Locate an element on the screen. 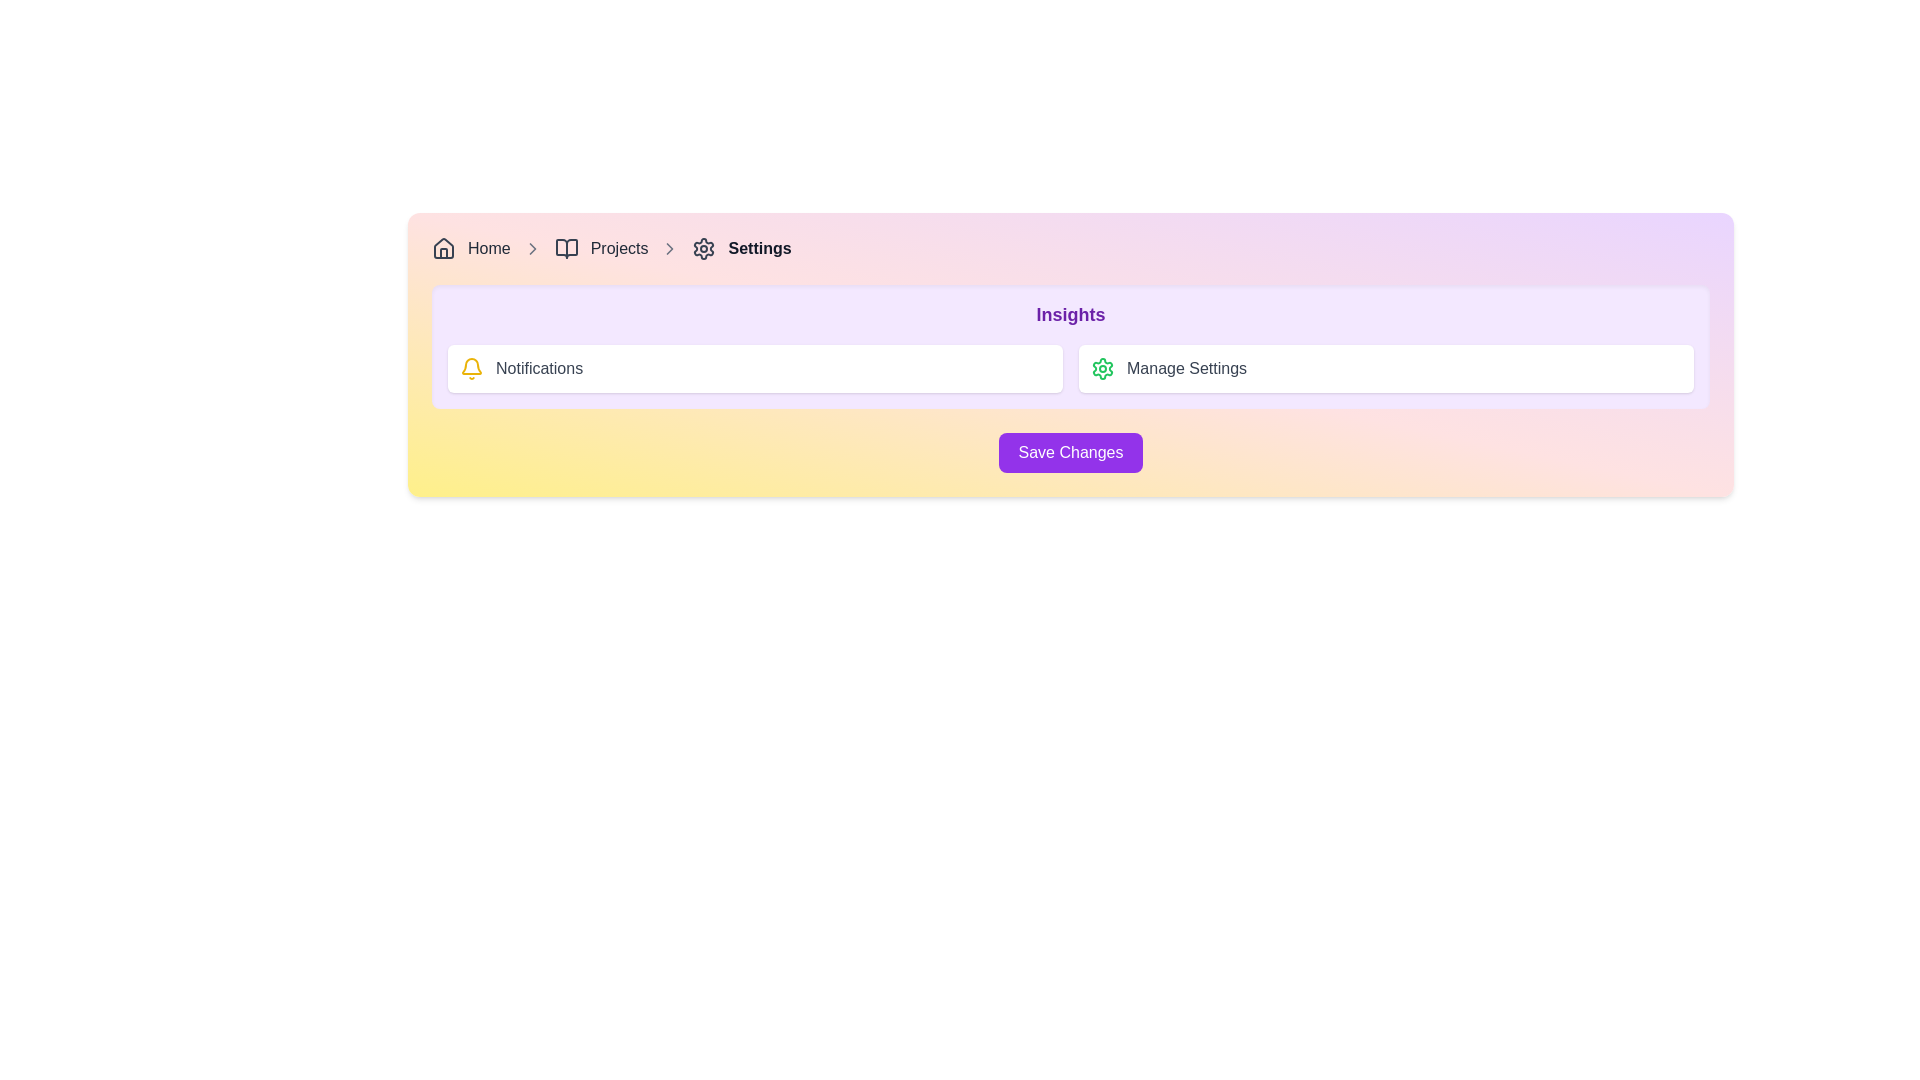 The height and width of the screenshot is (1080, 1920). the visual separator icon in the breadcrumb navigation bar, which is positioned between the 'Projects' and 'Settings' breadcrumb items is located at coordinates (532, 248).